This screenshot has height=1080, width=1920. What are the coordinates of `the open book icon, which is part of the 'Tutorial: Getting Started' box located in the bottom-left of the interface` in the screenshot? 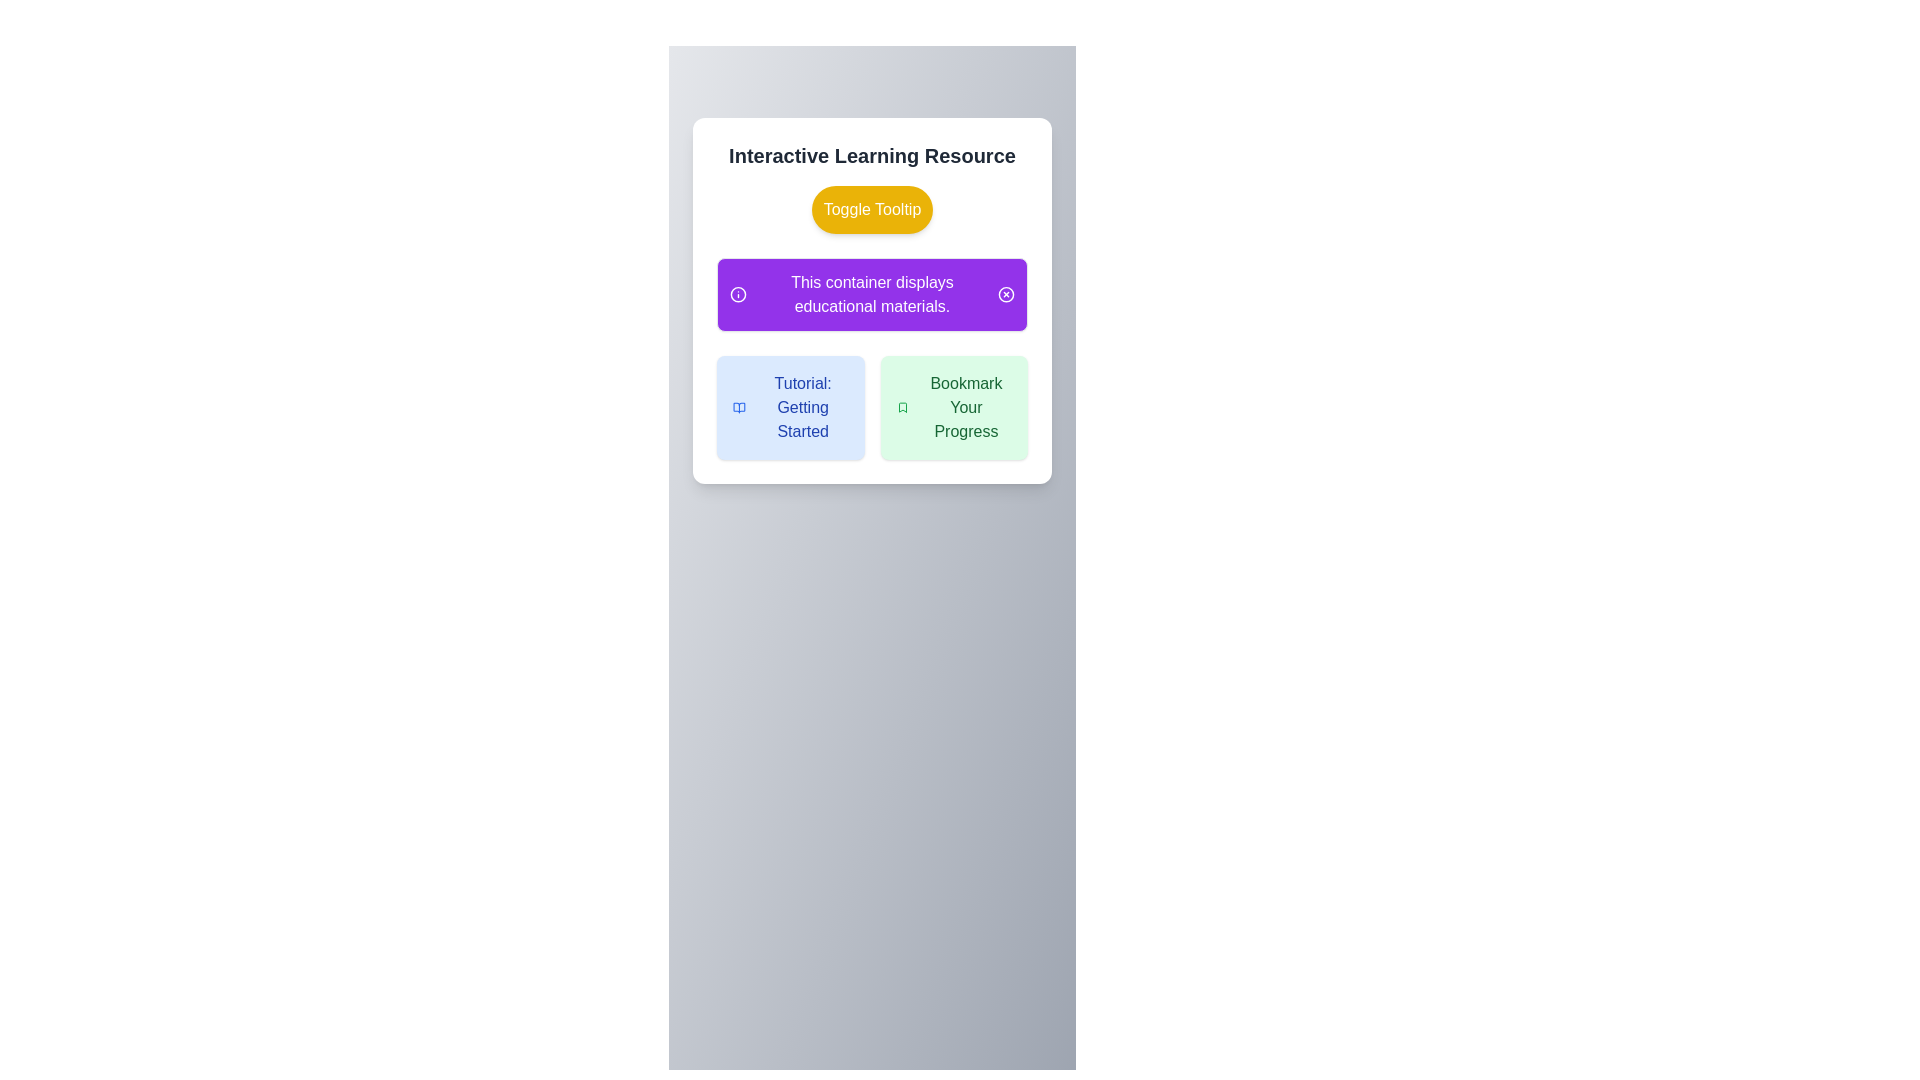 It's located at (738, 407).